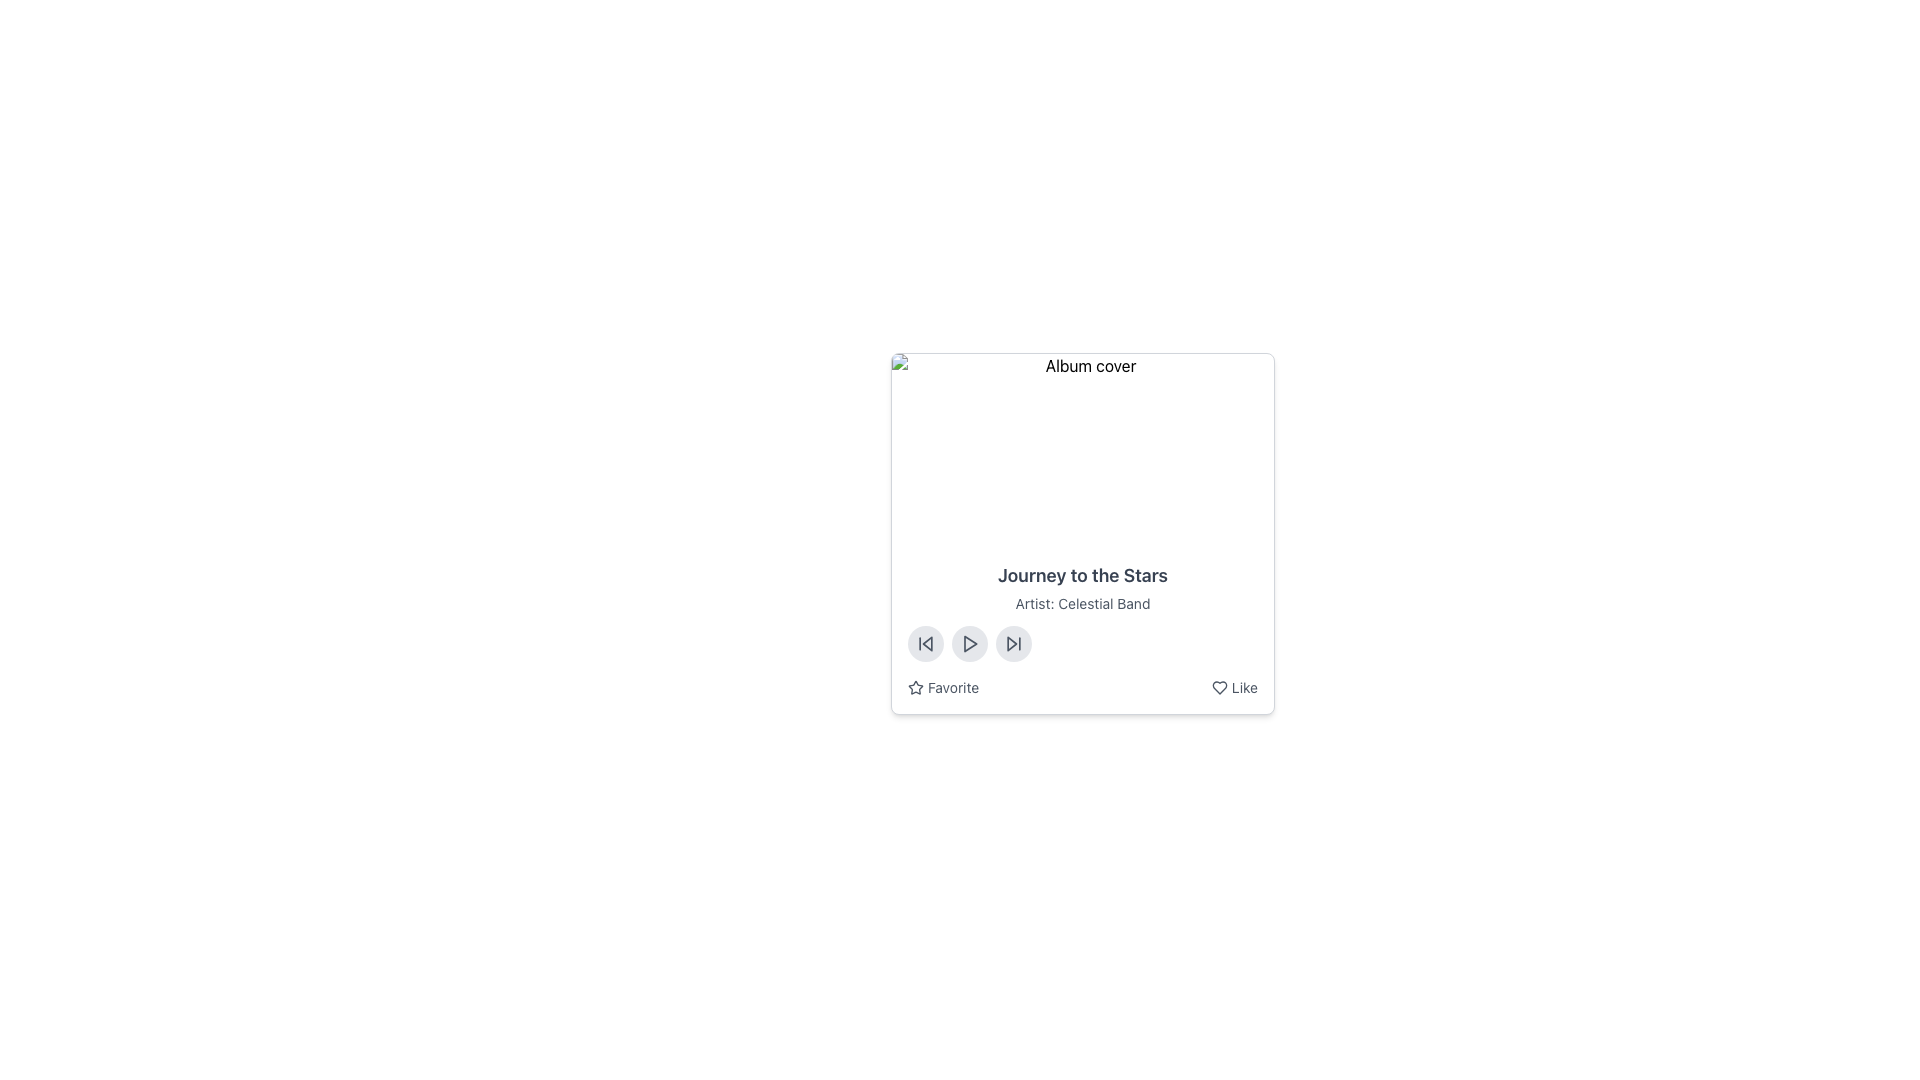 The image size is (1920, 1080). Describe the element at coordinates (942, 686) in the screenshot. I see `the 'Favorite' button located in the bottom left section of the music player controls card to change its color to blue` at that location.